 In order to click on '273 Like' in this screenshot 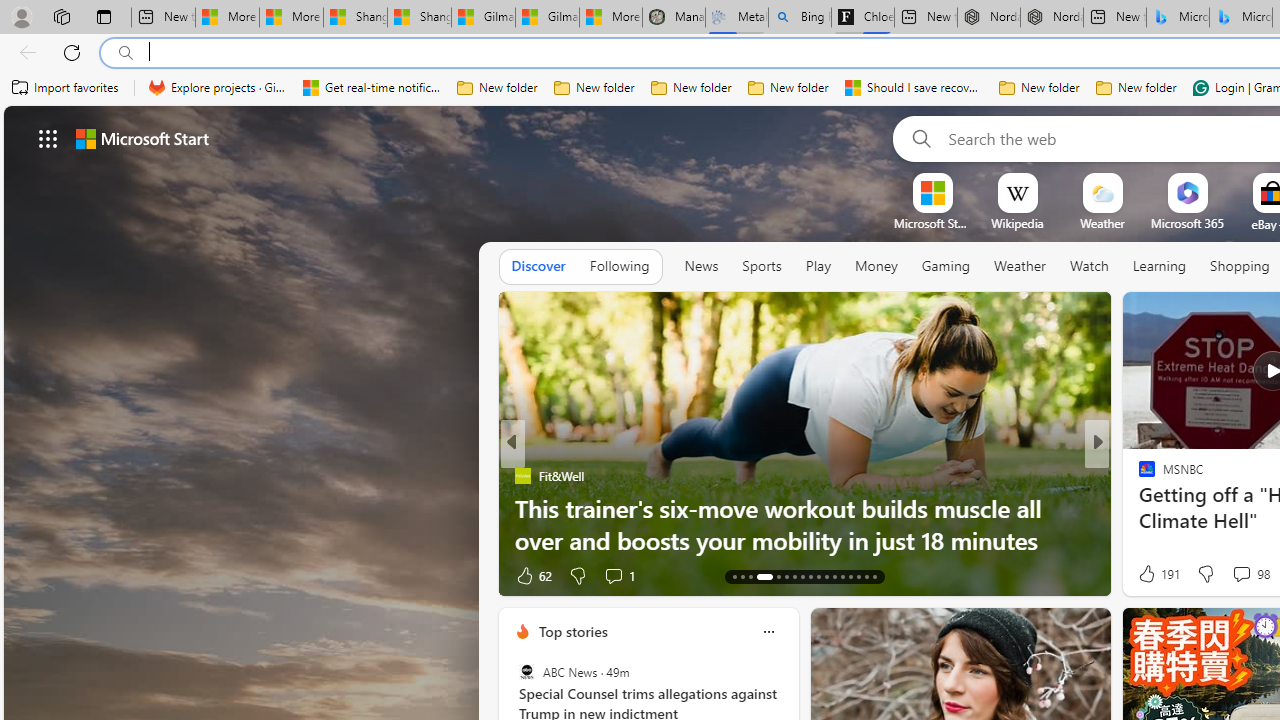, I will do `click(1152, 575)`.